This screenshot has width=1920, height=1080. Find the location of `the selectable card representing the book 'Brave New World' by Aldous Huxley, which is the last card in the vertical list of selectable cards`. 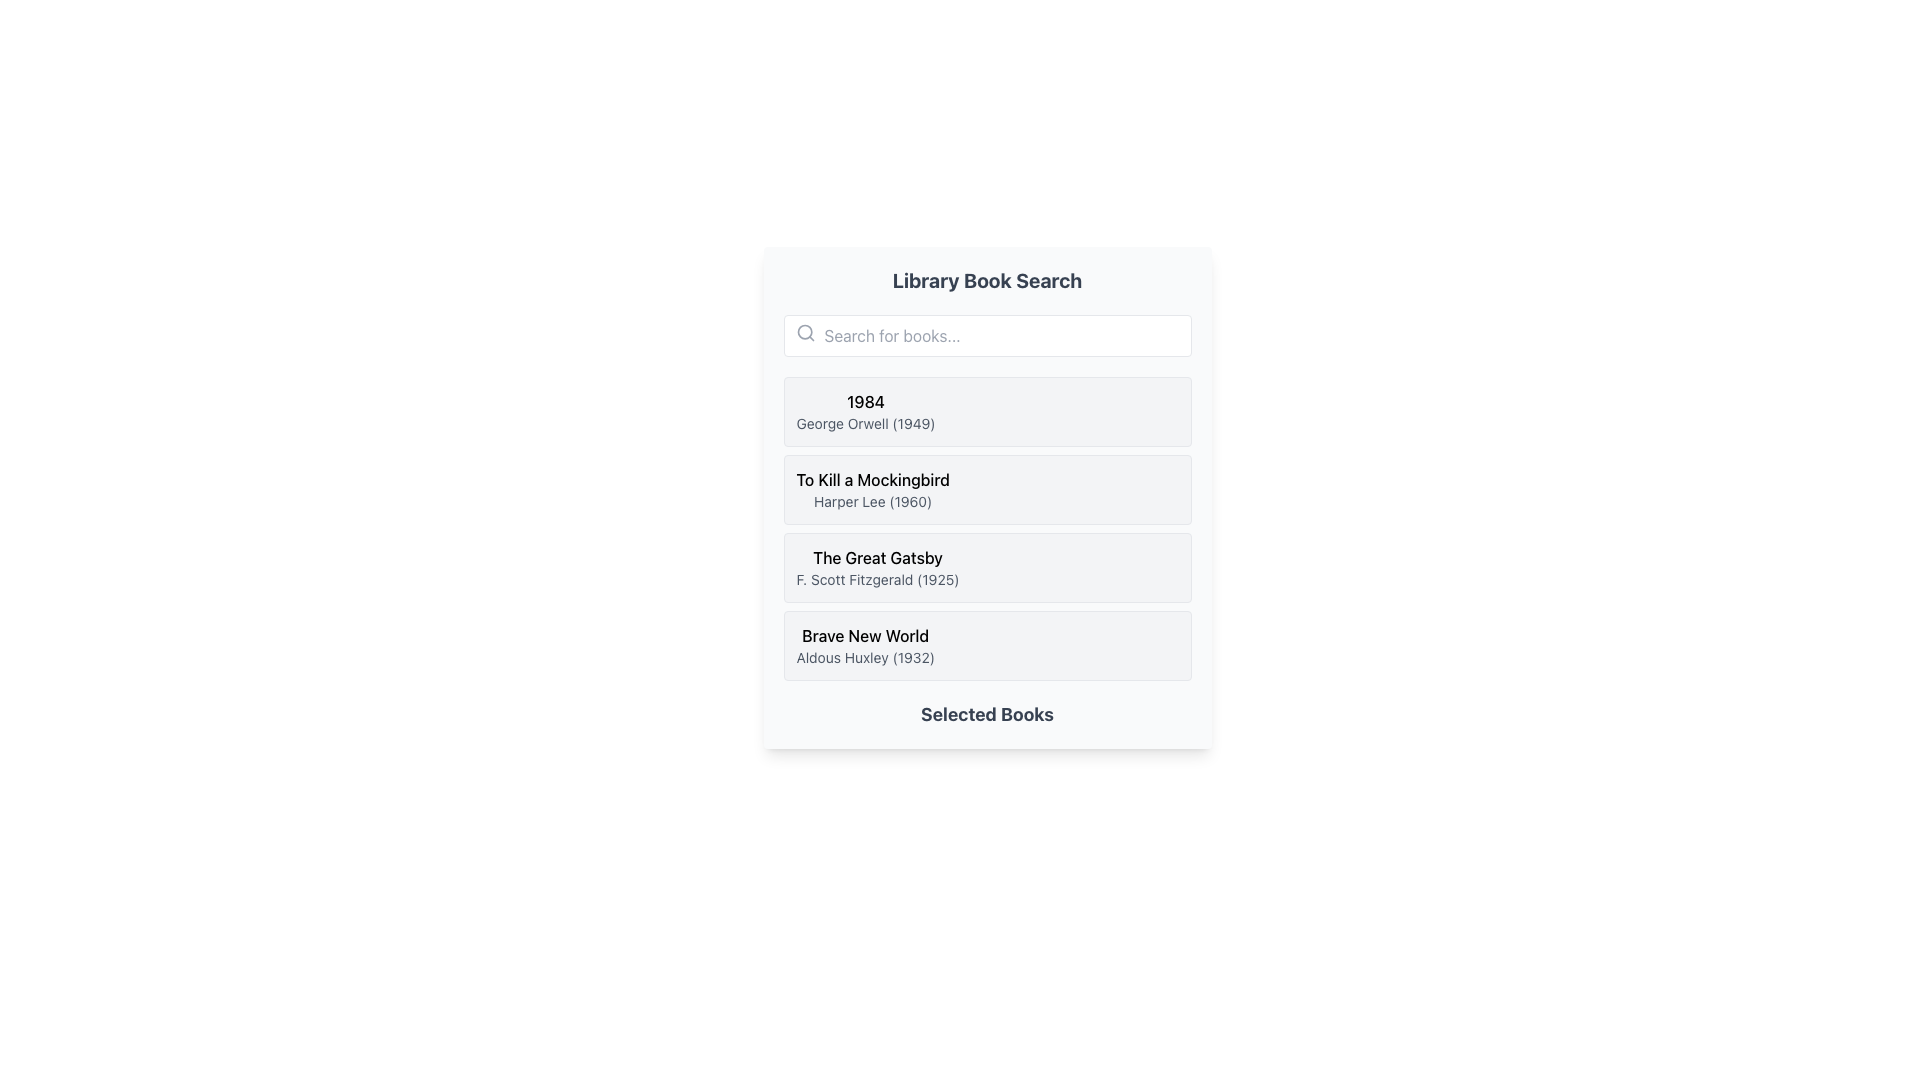

the selectable card representing the book 'Brave New World' by Aldous Huxley, which is the last card in the vertical list of selectable cards is located at coordinates (987, 645).